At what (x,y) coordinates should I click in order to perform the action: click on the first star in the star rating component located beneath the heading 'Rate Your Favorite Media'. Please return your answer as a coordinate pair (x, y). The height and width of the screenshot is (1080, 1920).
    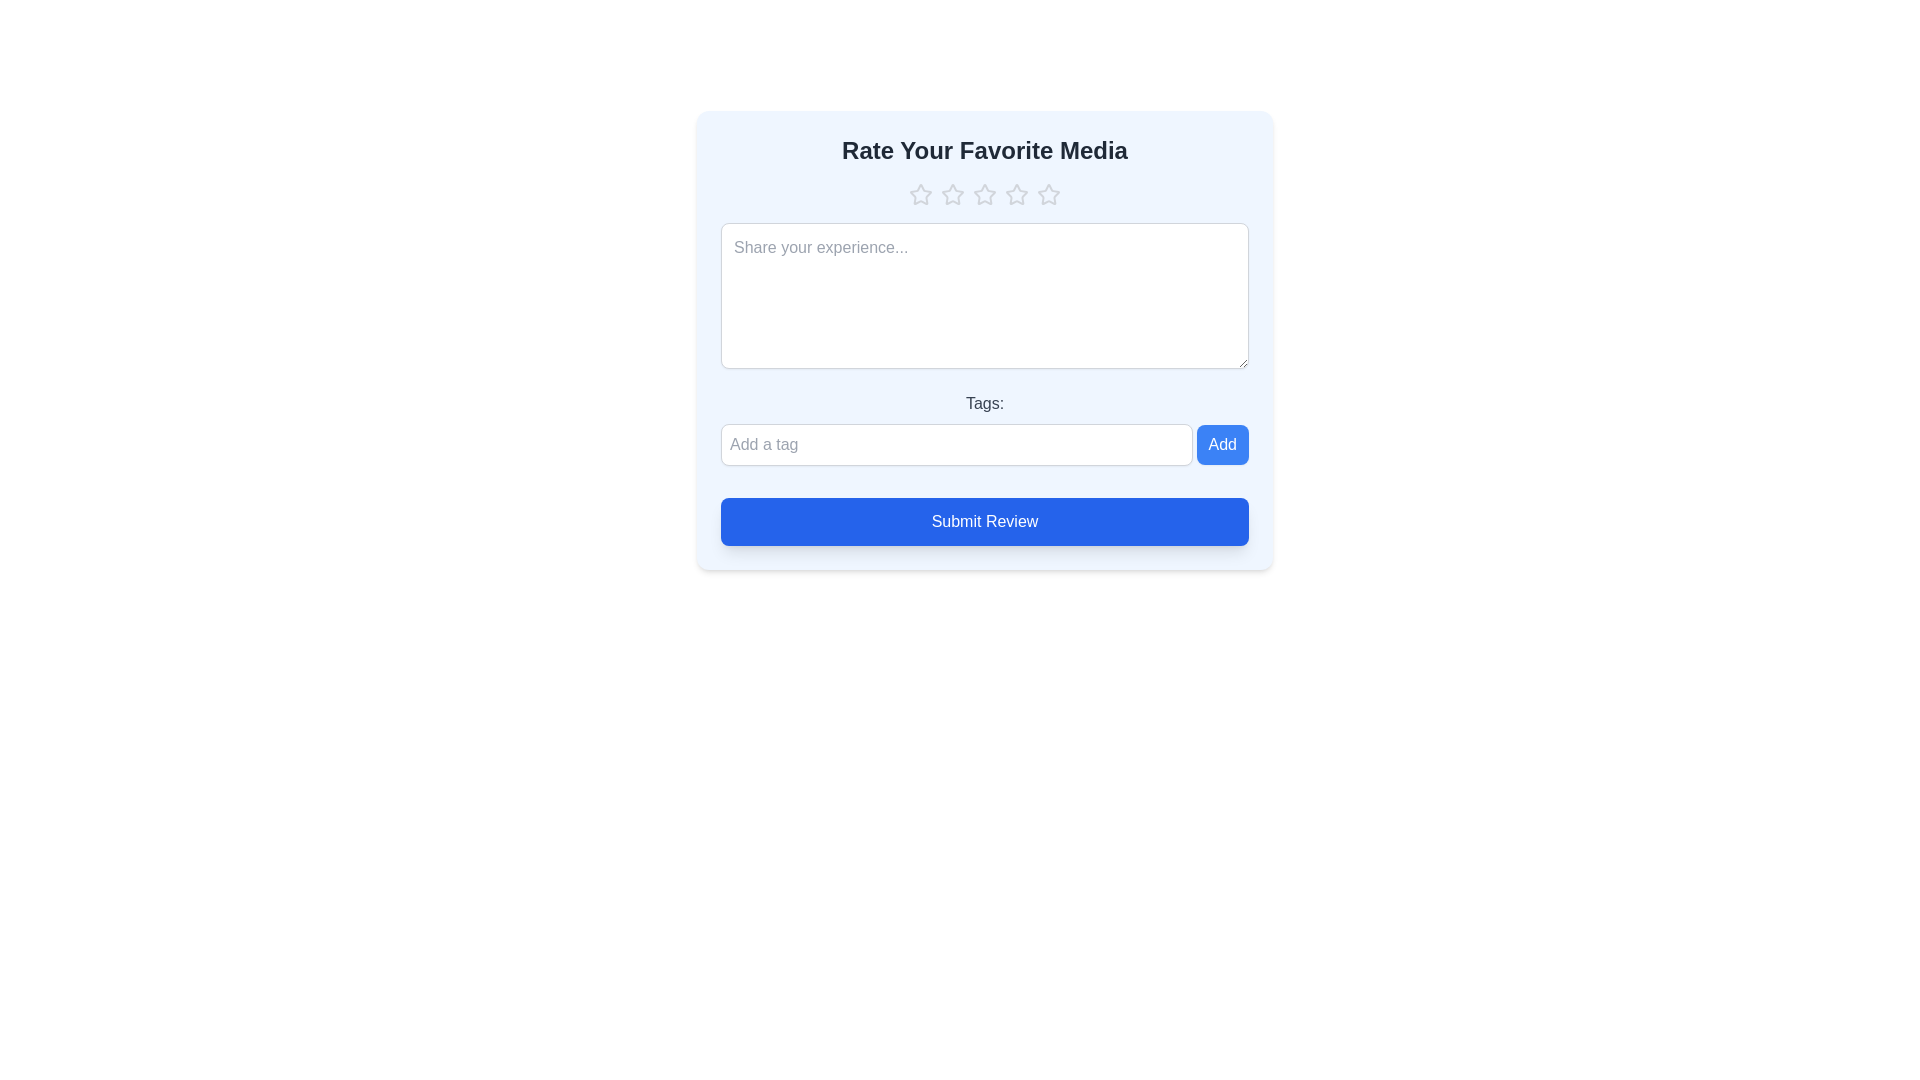
    Looking at the image, I should click on (920, 194).